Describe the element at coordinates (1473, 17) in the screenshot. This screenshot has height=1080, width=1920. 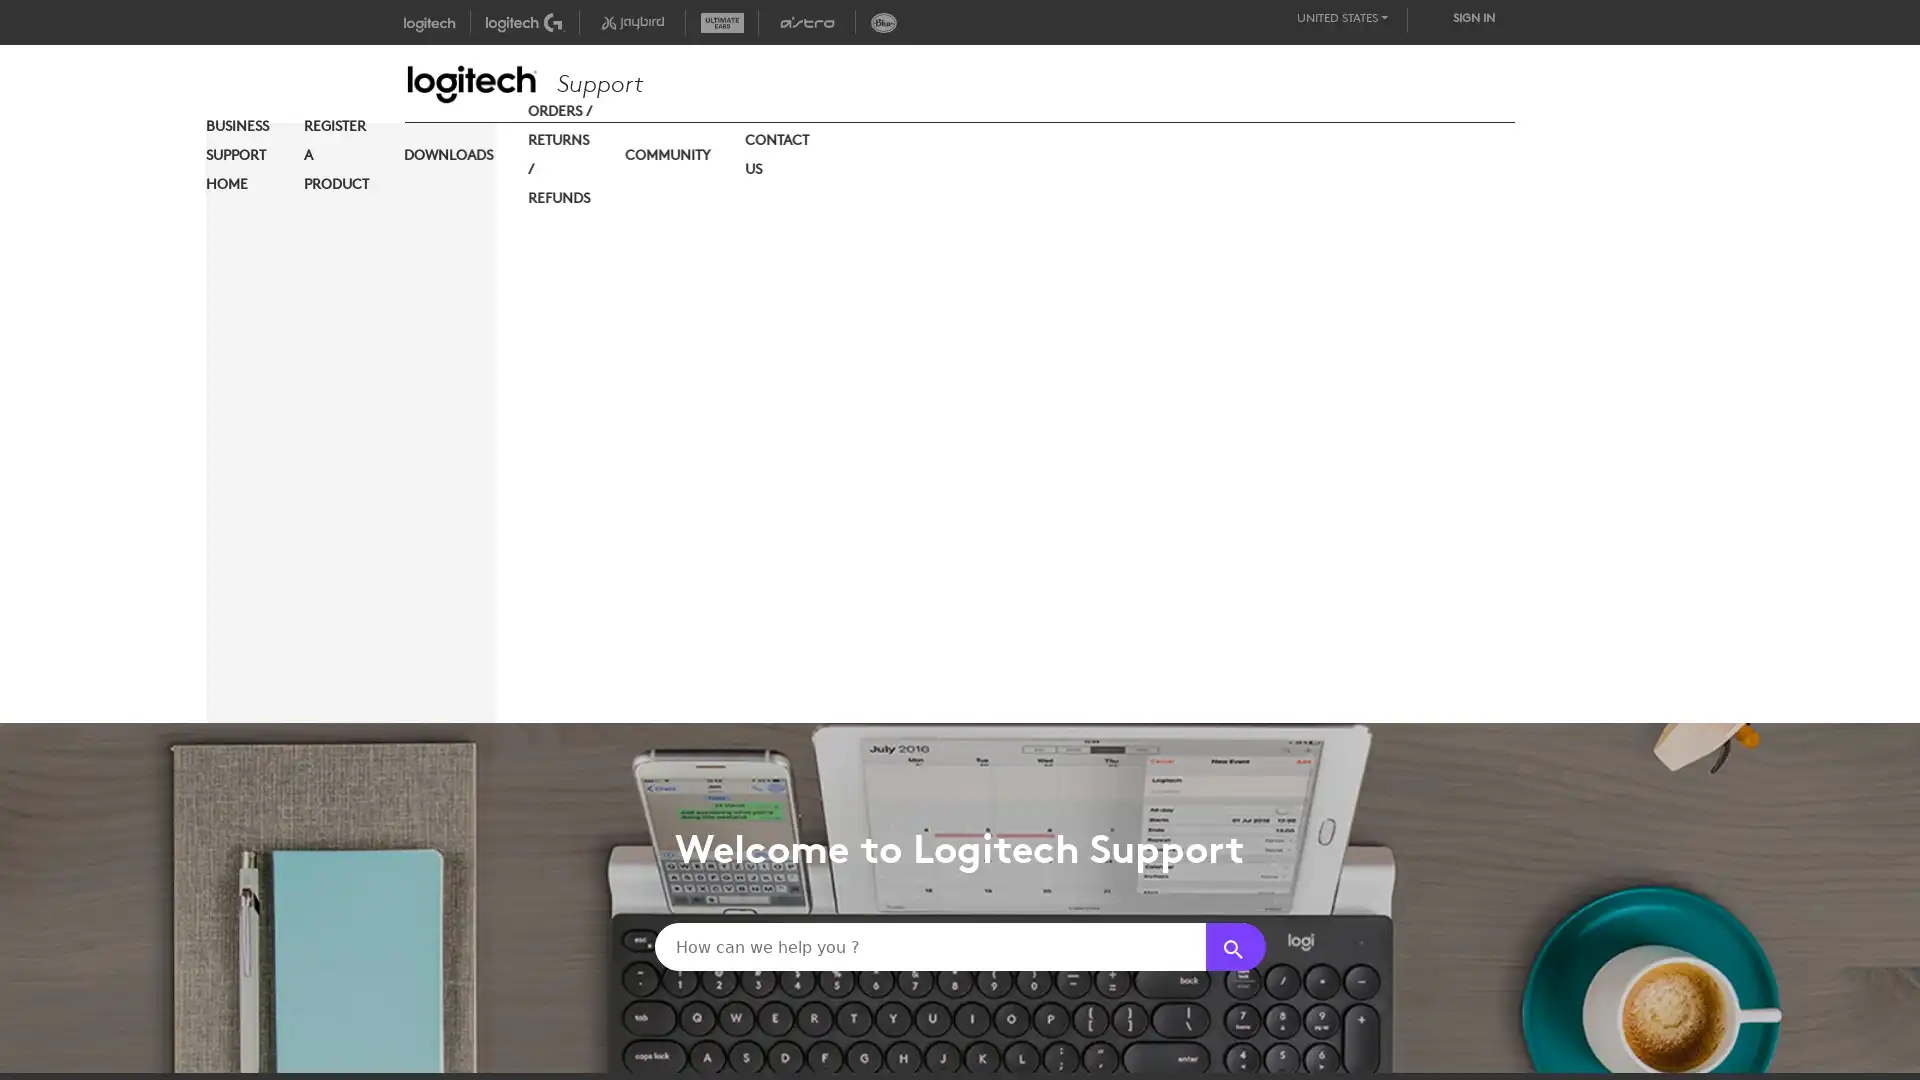
I see `SIGN IN` at that location.